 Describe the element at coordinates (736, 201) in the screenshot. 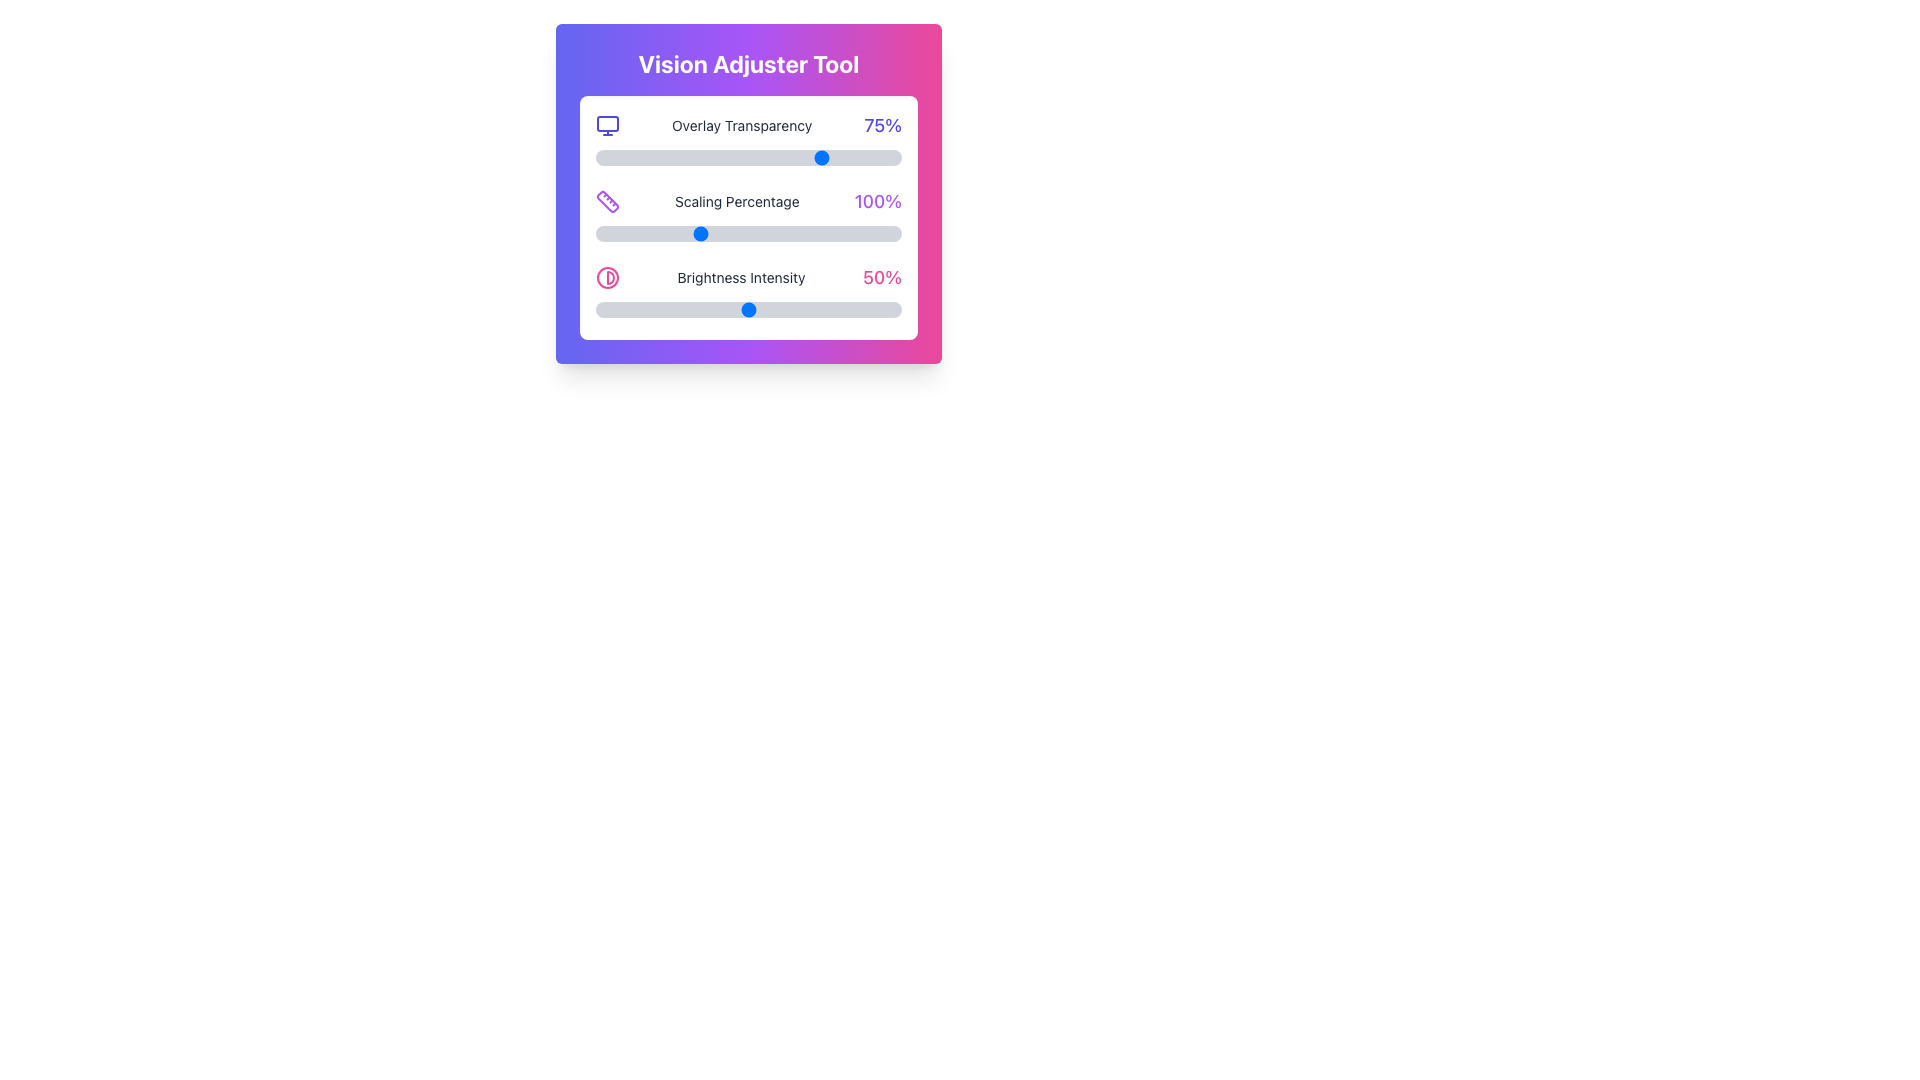

I see `the static text label displaying 'Scaling Percentage' that is styled in a small gray font, located within the 'Vision Adjuster Tool' card interface` at that location.